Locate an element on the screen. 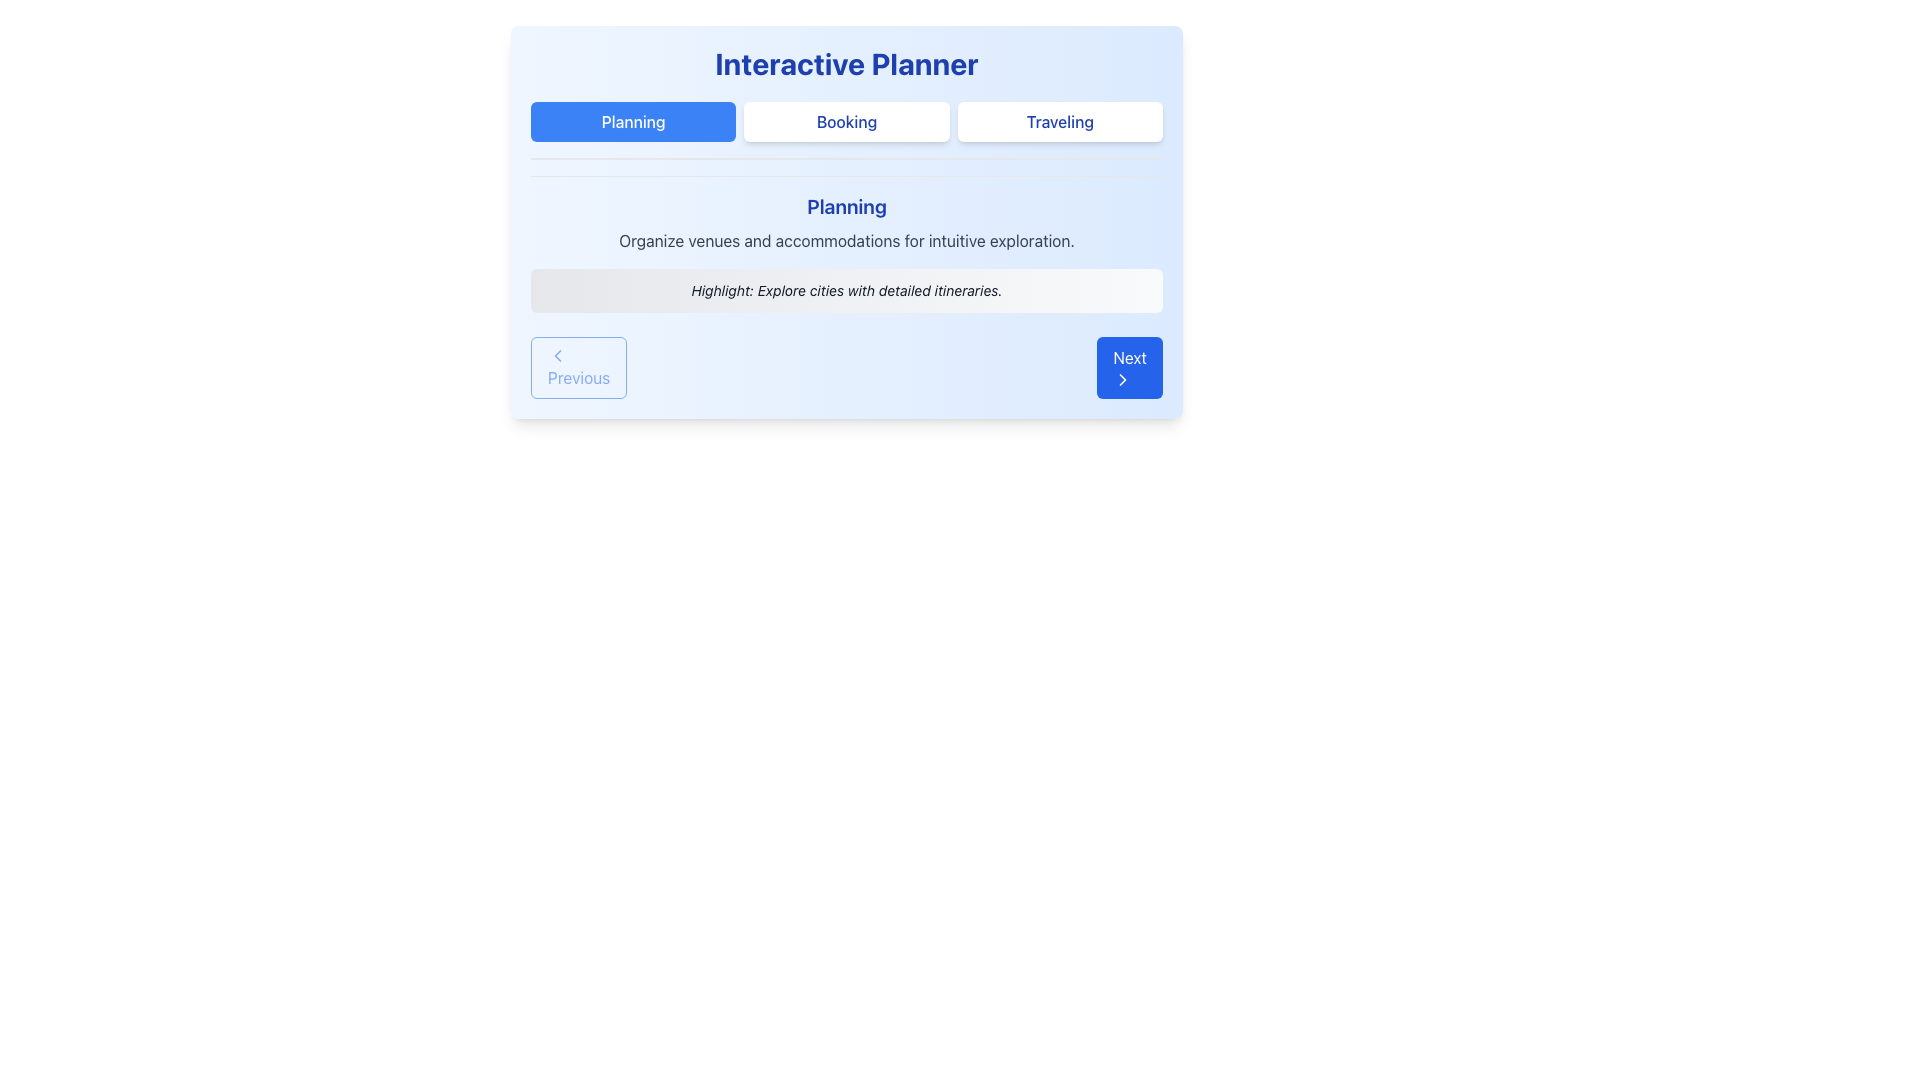  the 'Traveling' button, which is a rectangular button with rounded corners, displaying the text 'Traveling' in blue on a white background, located under the title 'Interactive Planner' is located at coordinates (1059, 122).